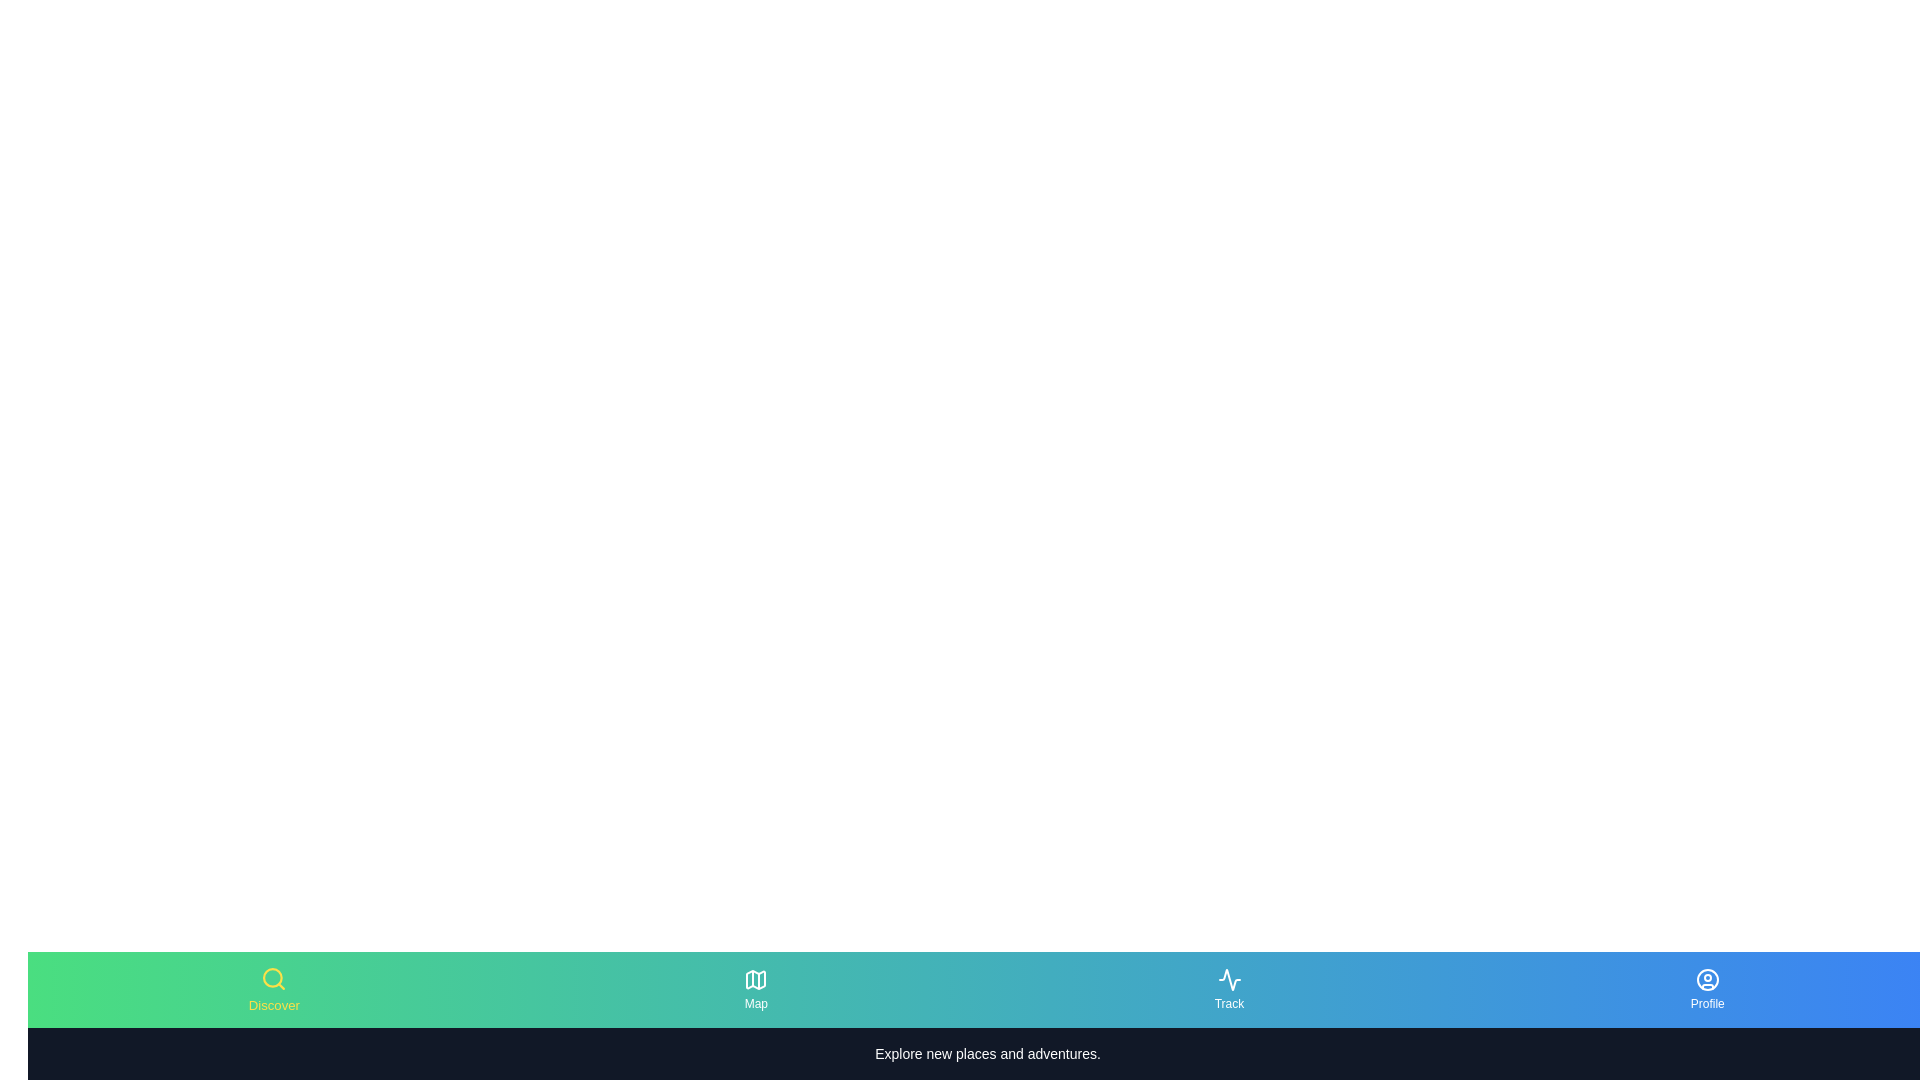  I want to click on the tab labeled Discover to navigate to its content, so click(272, 990).